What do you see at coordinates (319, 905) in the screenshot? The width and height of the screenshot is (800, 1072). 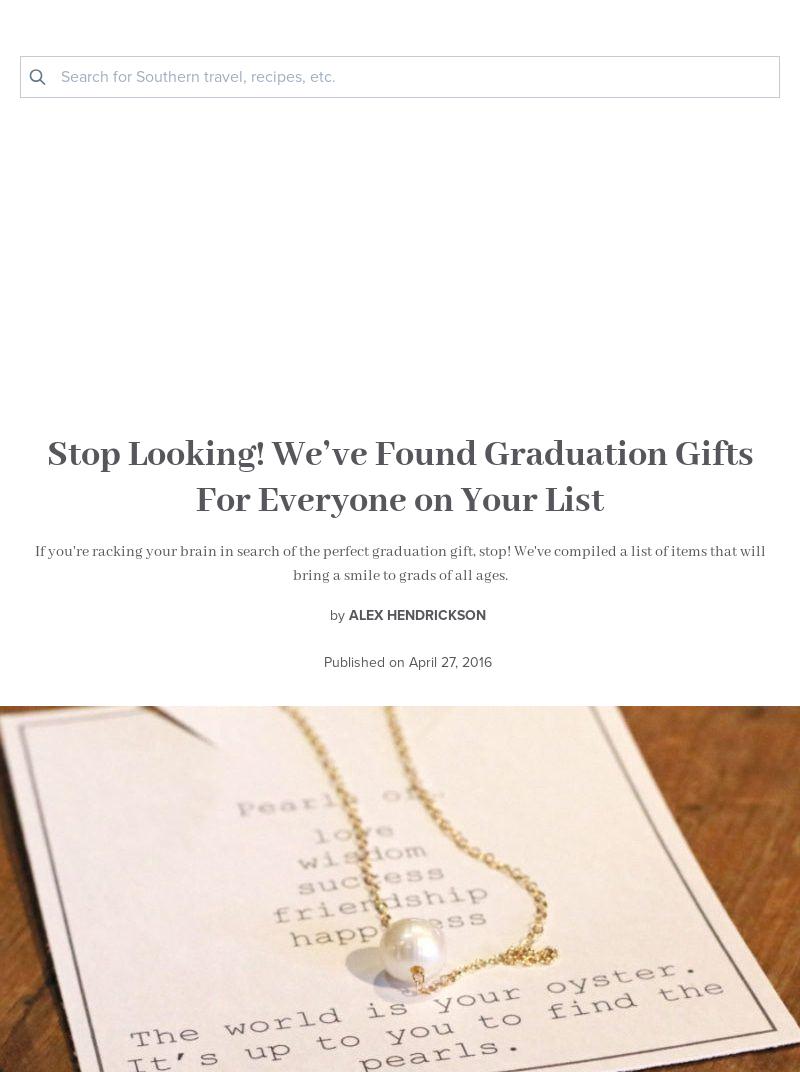 I see `'Share with your friends!'` at bounding box center [319, 905].